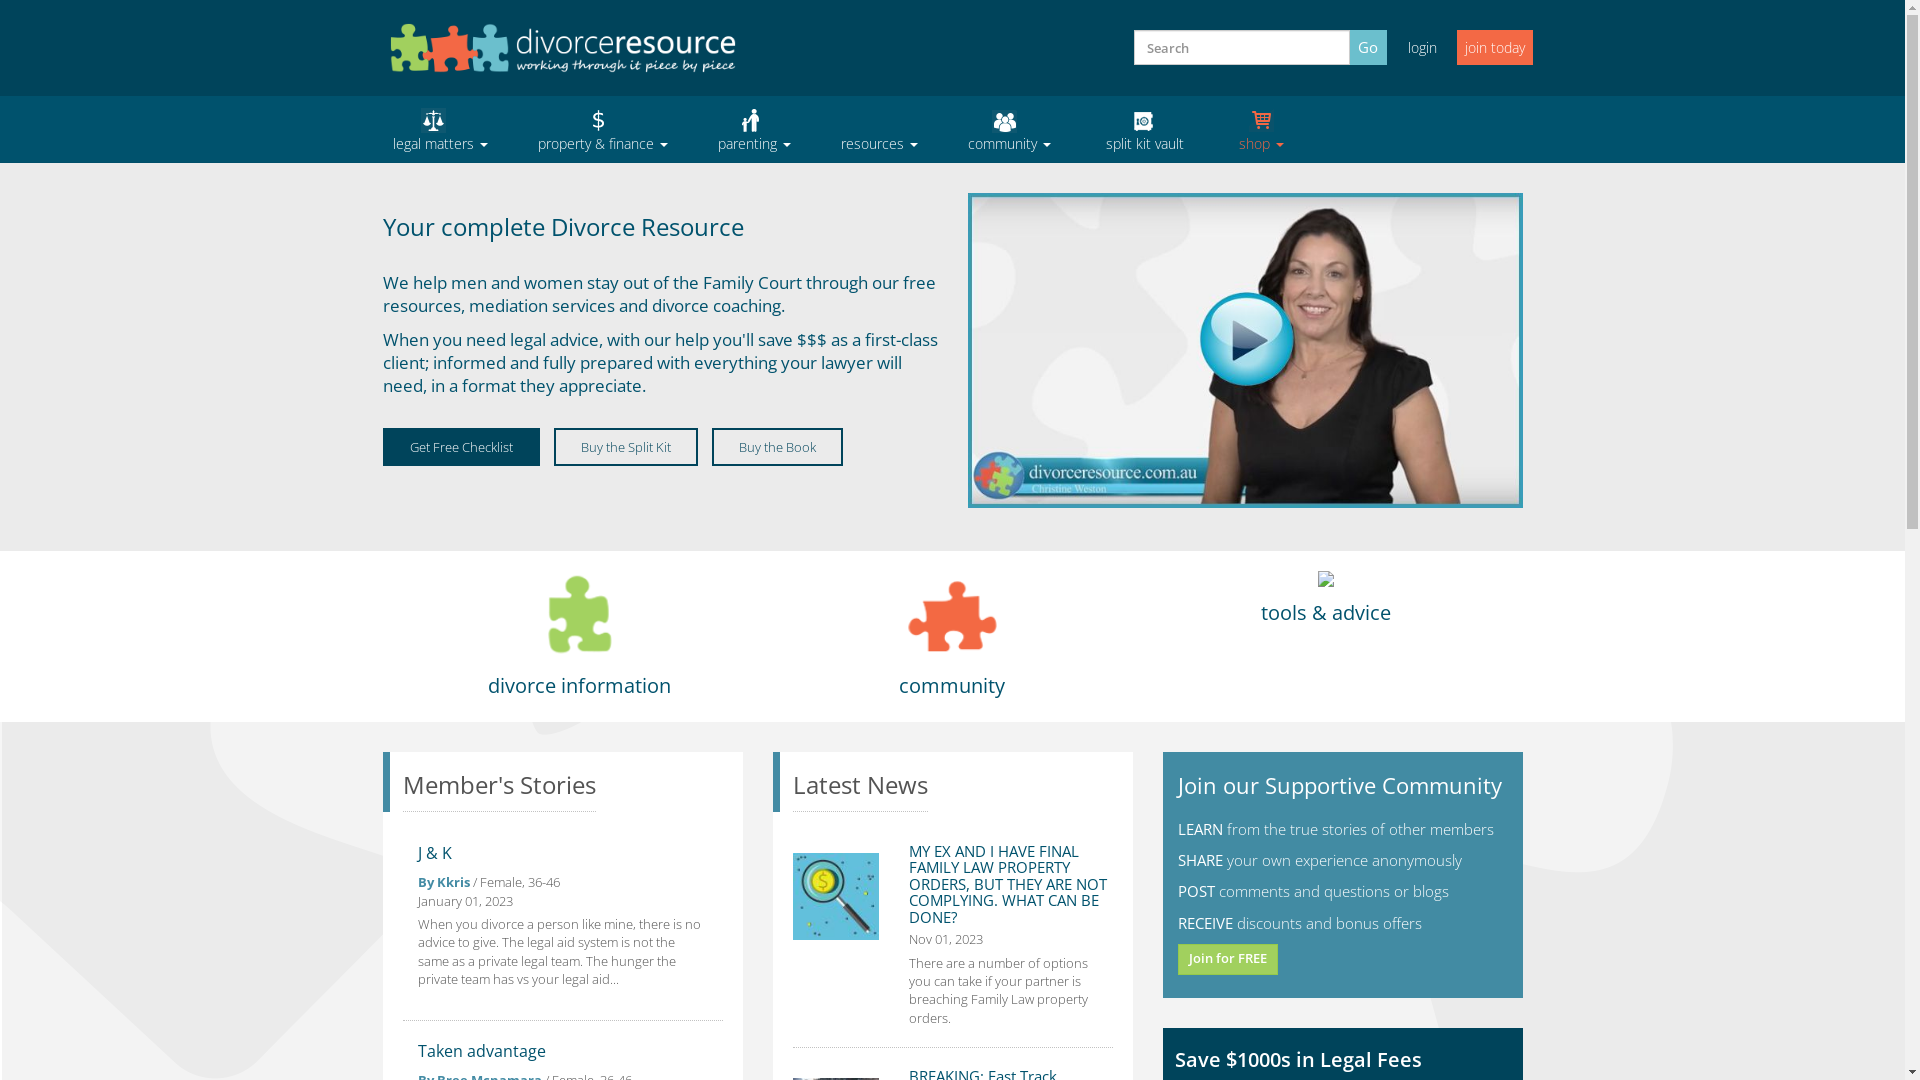 This screenshot has height=1080, width=1920. What do you see at coordinates (481, 1049) in the screenshot?
I see `'Taken advantage'` at bounding box center [481, 1049].